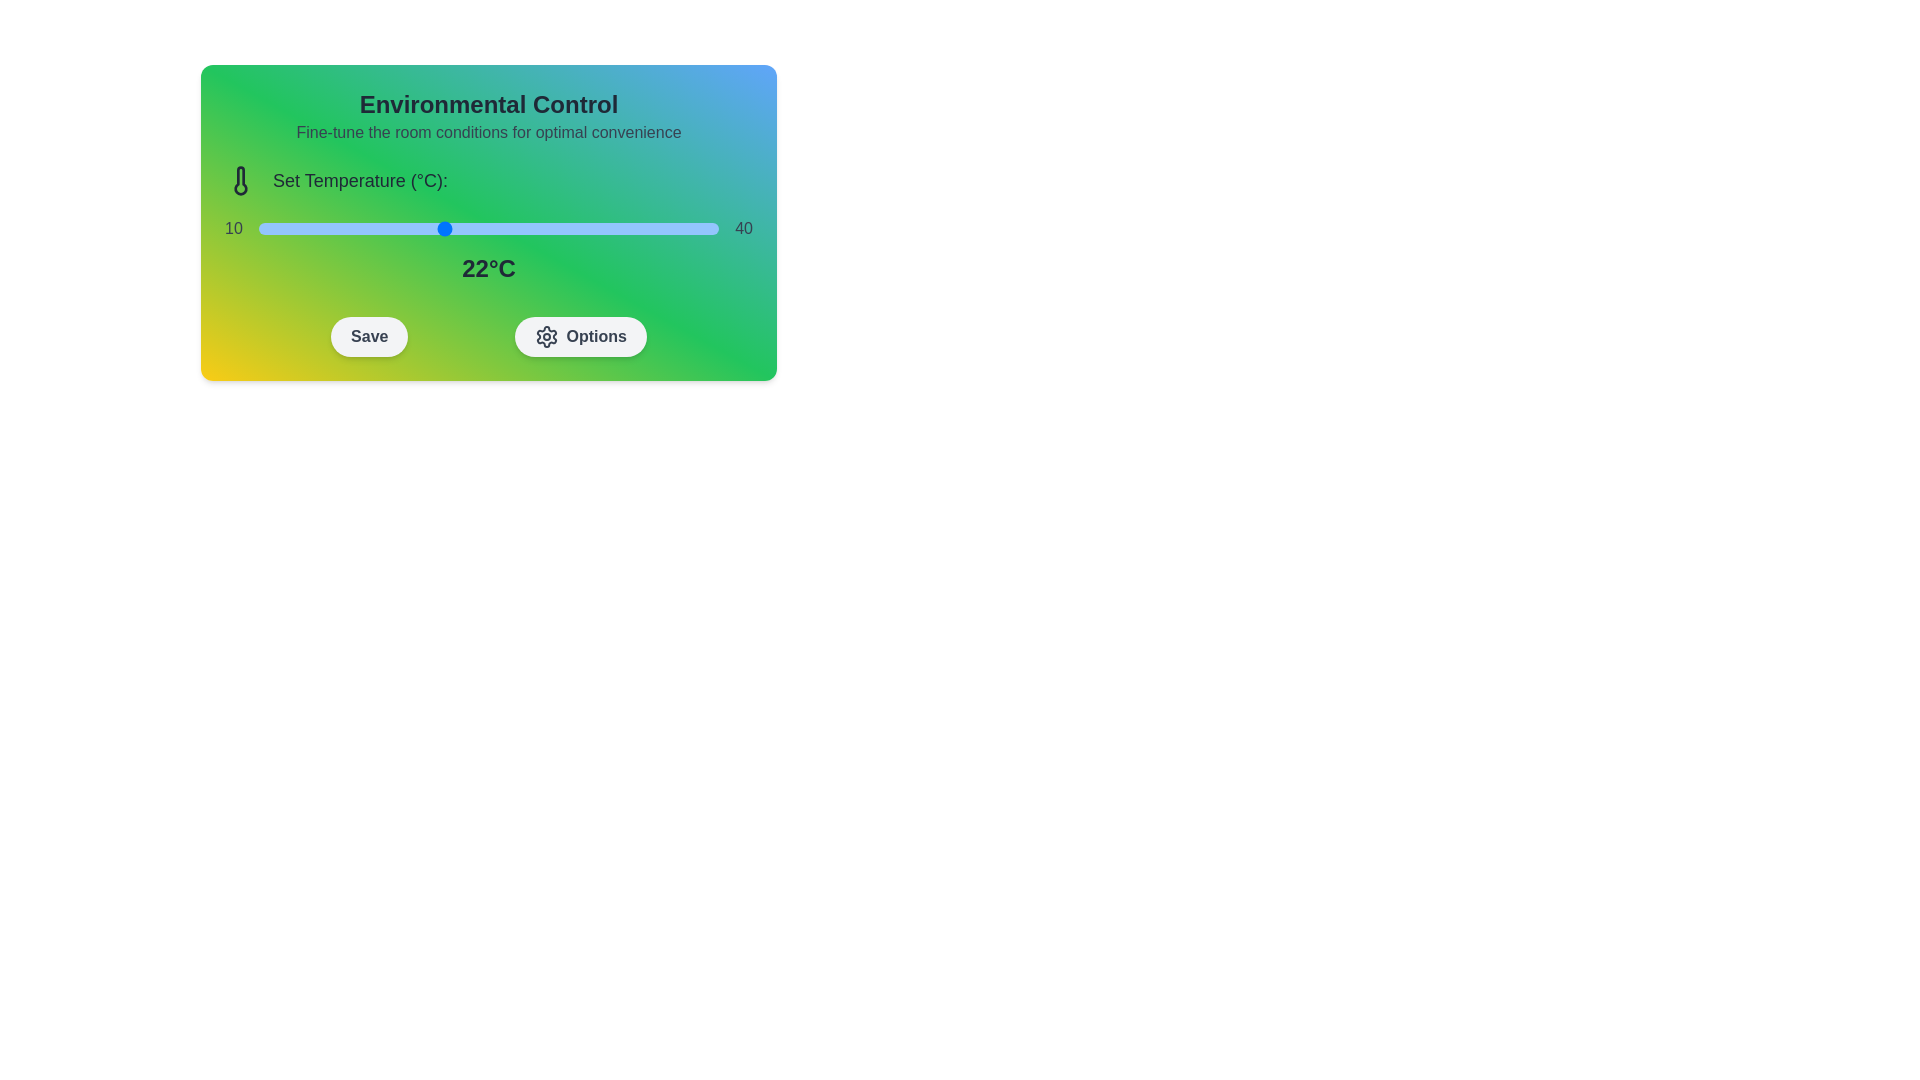  Describe the element at coordinates (288, 227) in the screenshot. I see `the temperature` at that location.